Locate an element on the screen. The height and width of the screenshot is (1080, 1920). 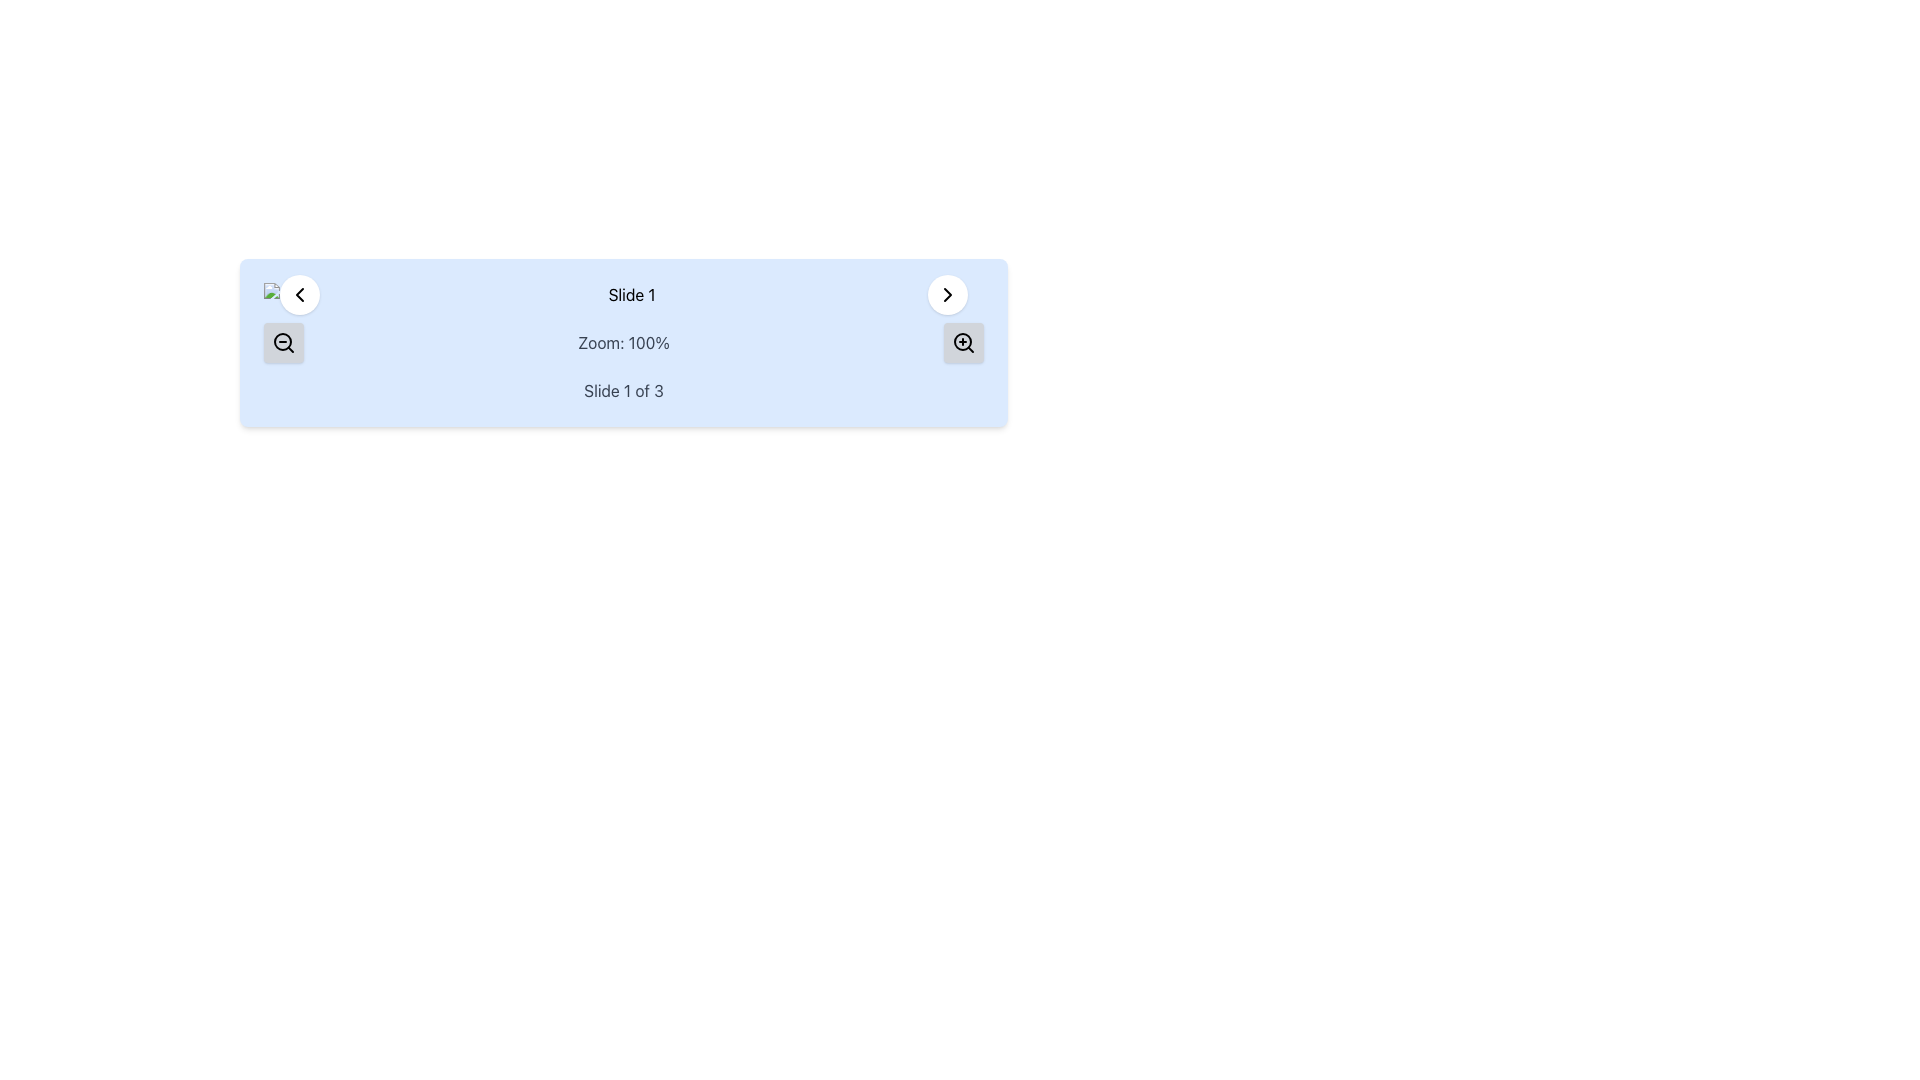
the chevron icon located on the far right side of the blue panel inside a circular button adjacent to the zoom control is located at coordinates (947, 294).